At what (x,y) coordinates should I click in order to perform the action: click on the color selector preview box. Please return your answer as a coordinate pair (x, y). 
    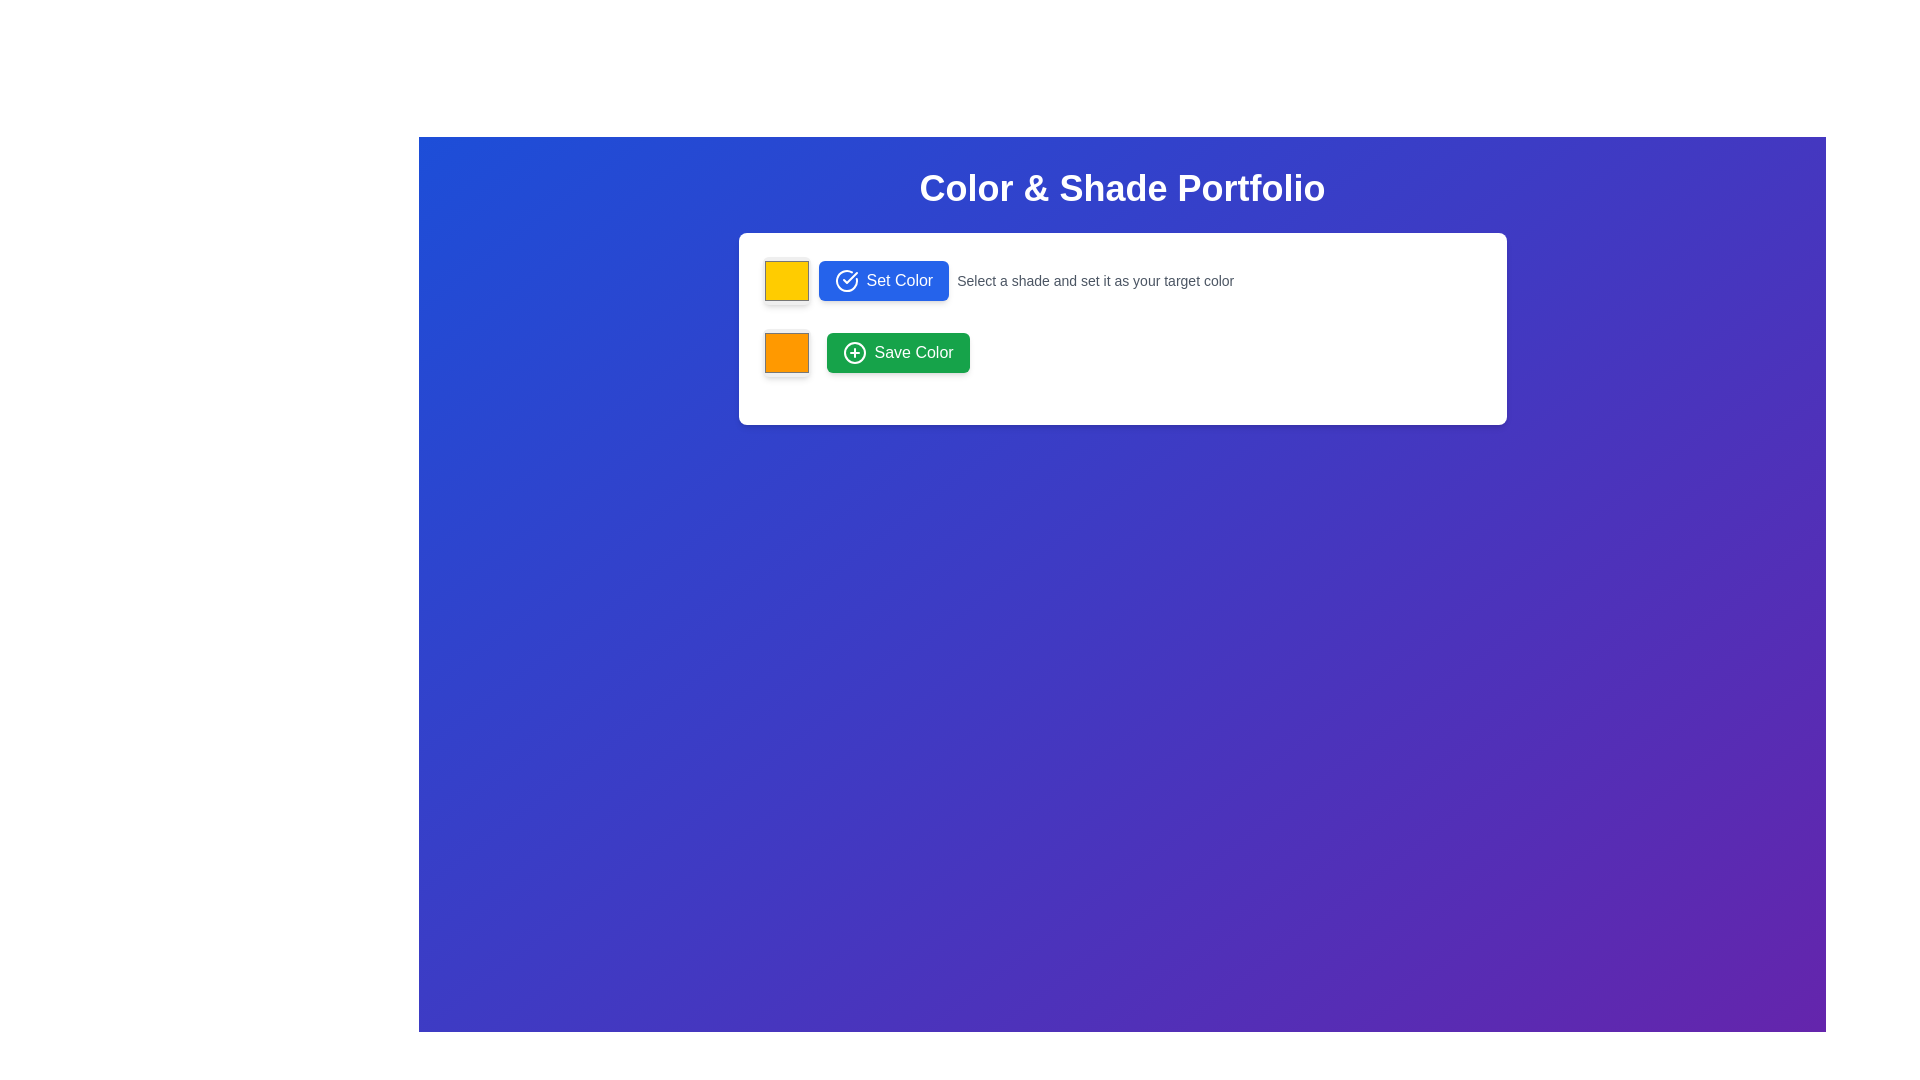
    Looking at the image, I should click on (785, 352).